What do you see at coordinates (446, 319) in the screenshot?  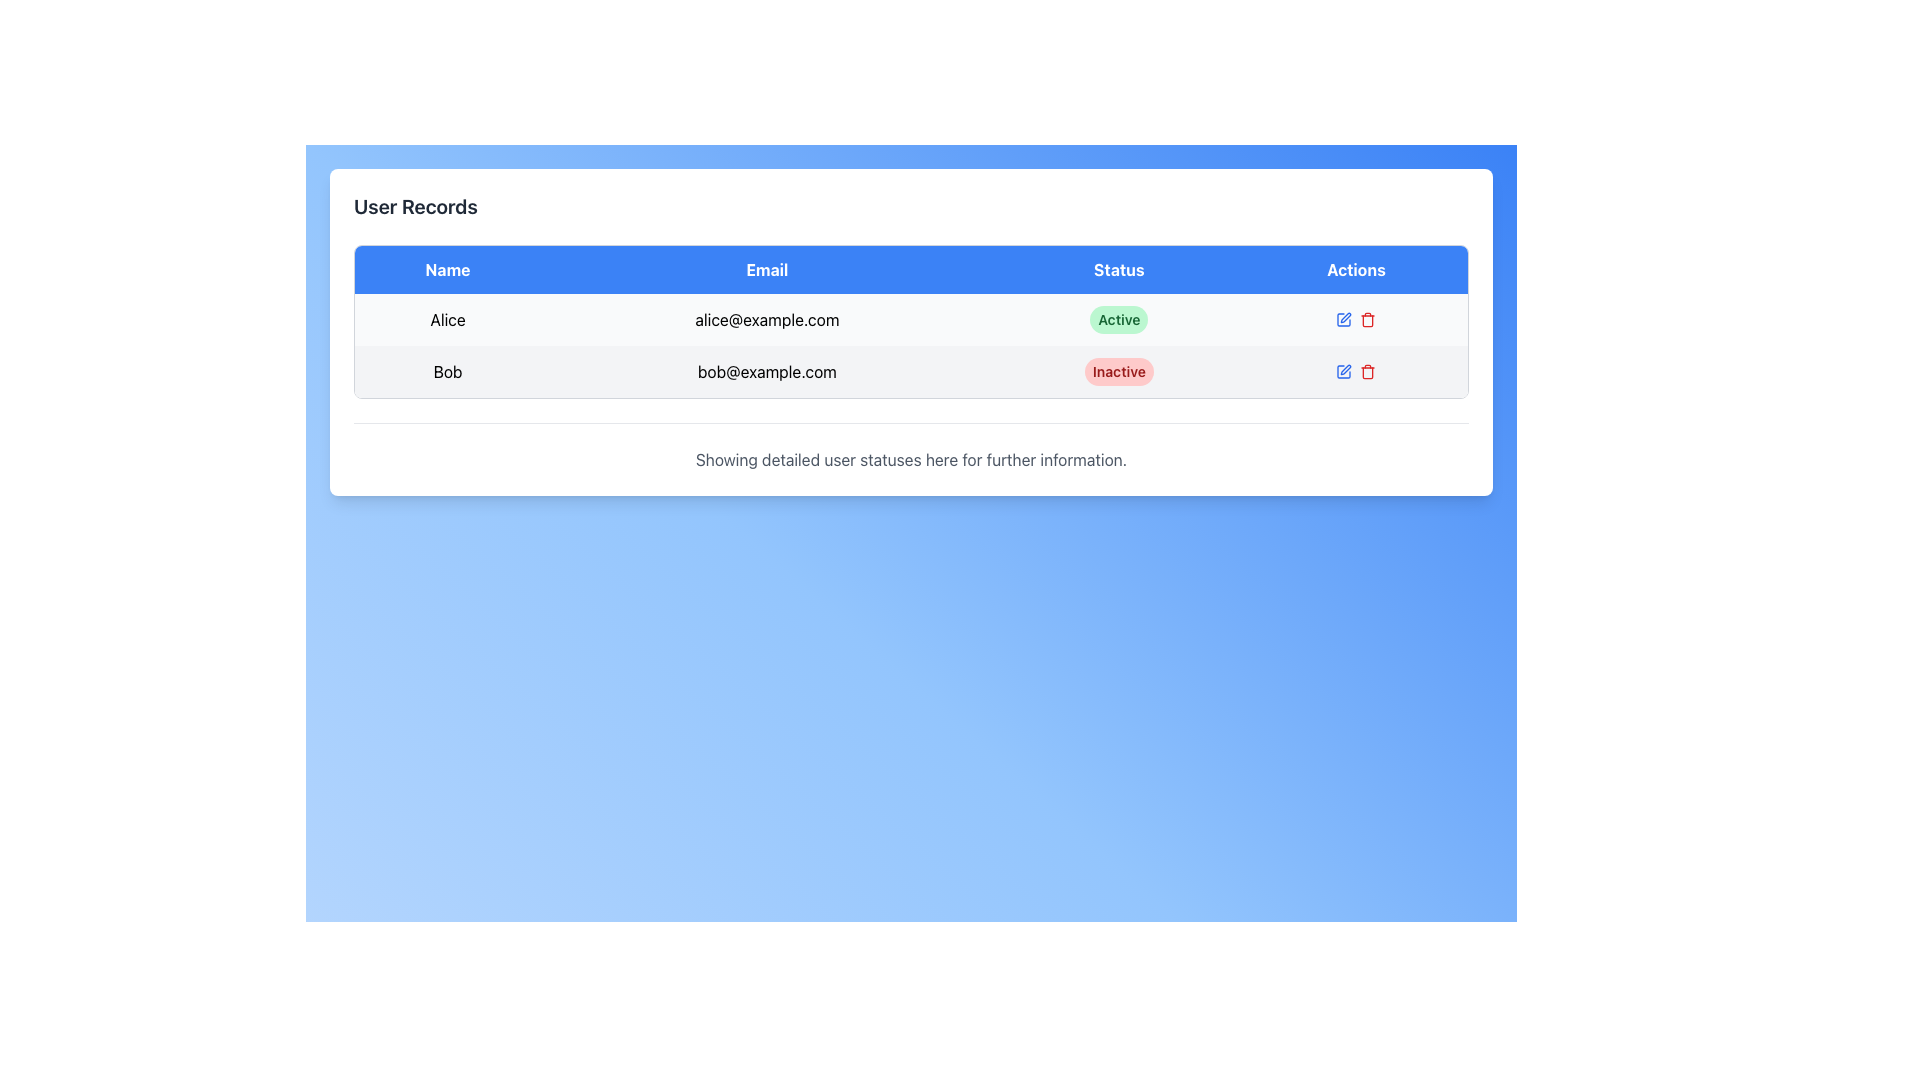 I see `the text label displaying 'Alice' in black font against a white background, located in the first column under the 'Name' header in the table` at bounding box center [446, 319].